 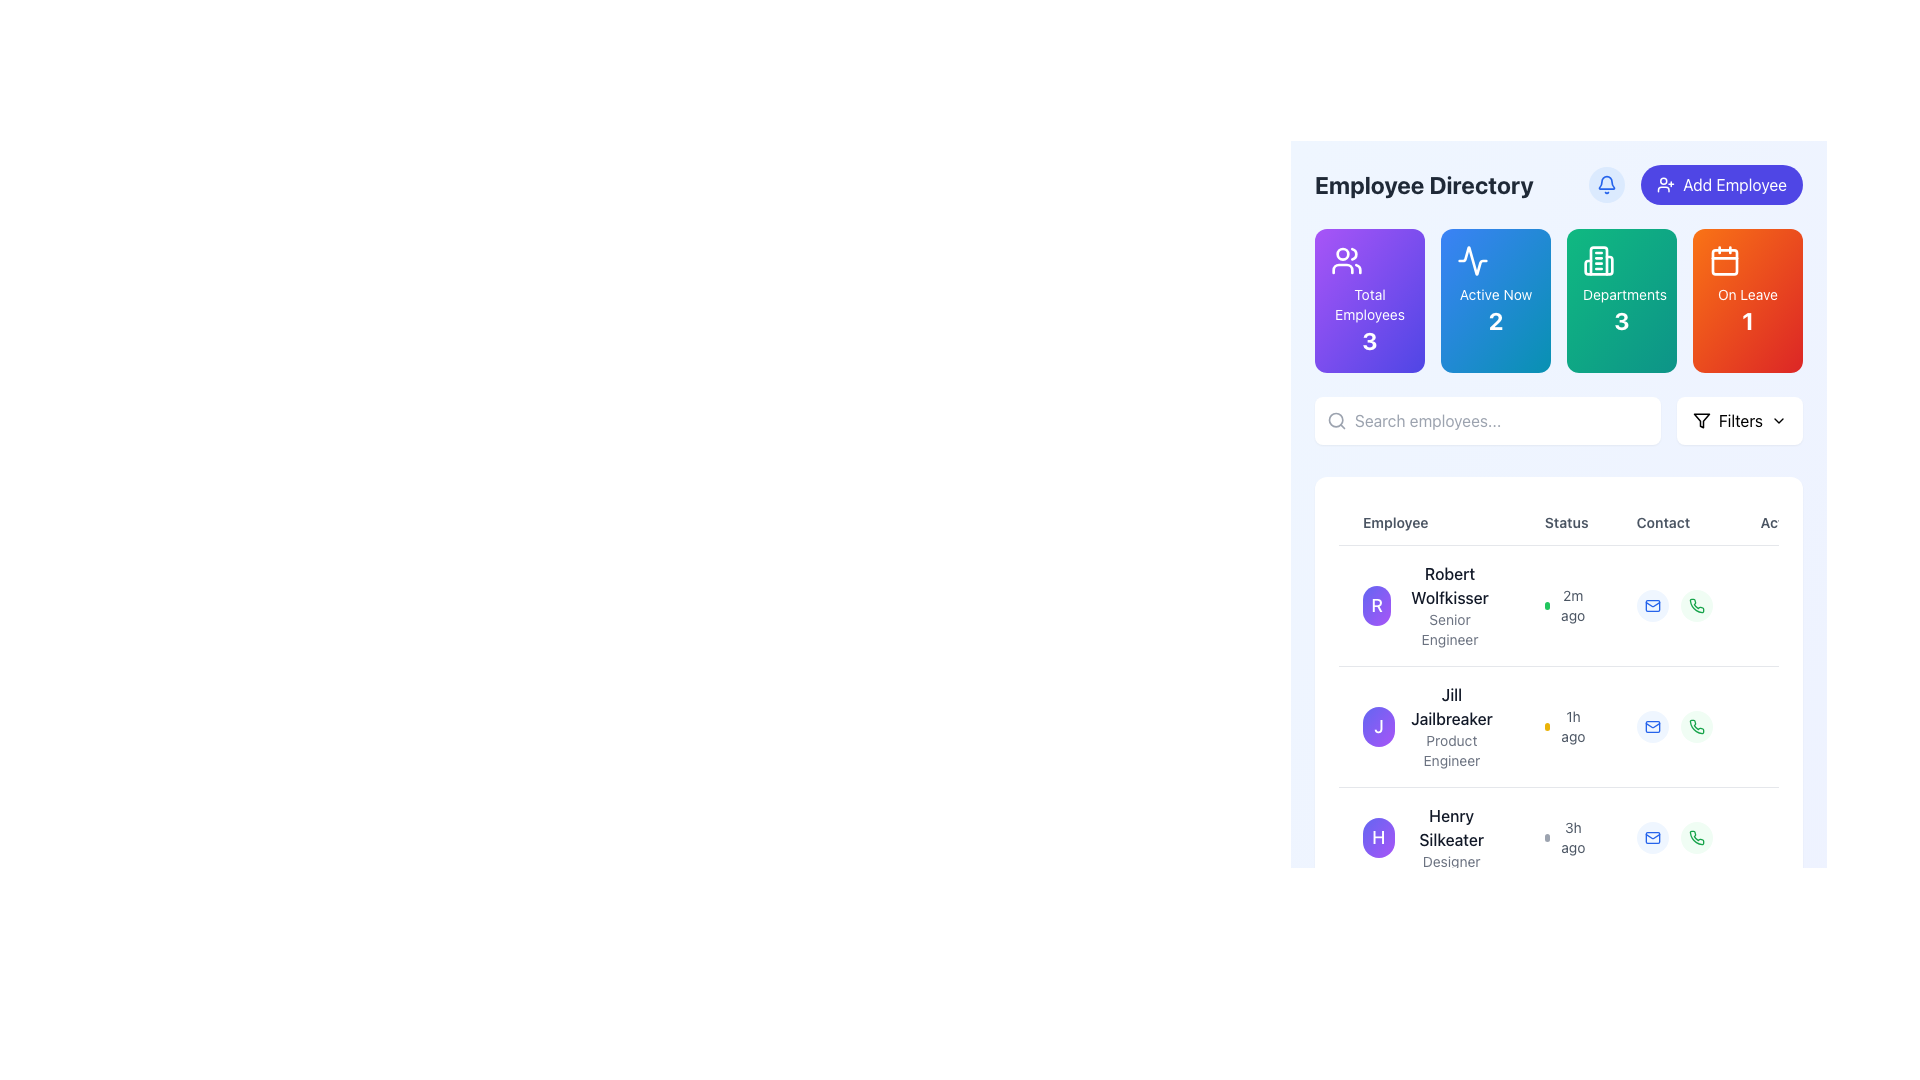 I want to click on the circular button with a light blue background and a blue bell icon, so click(x=1607, y=185).